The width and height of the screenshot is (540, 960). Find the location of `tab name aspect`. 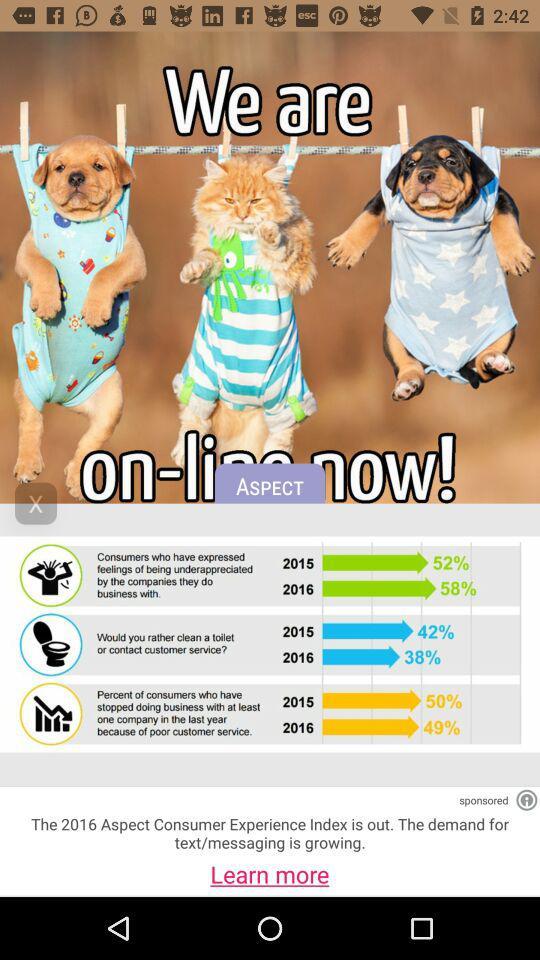

tab name aspect is located at coordinates (270, 493).